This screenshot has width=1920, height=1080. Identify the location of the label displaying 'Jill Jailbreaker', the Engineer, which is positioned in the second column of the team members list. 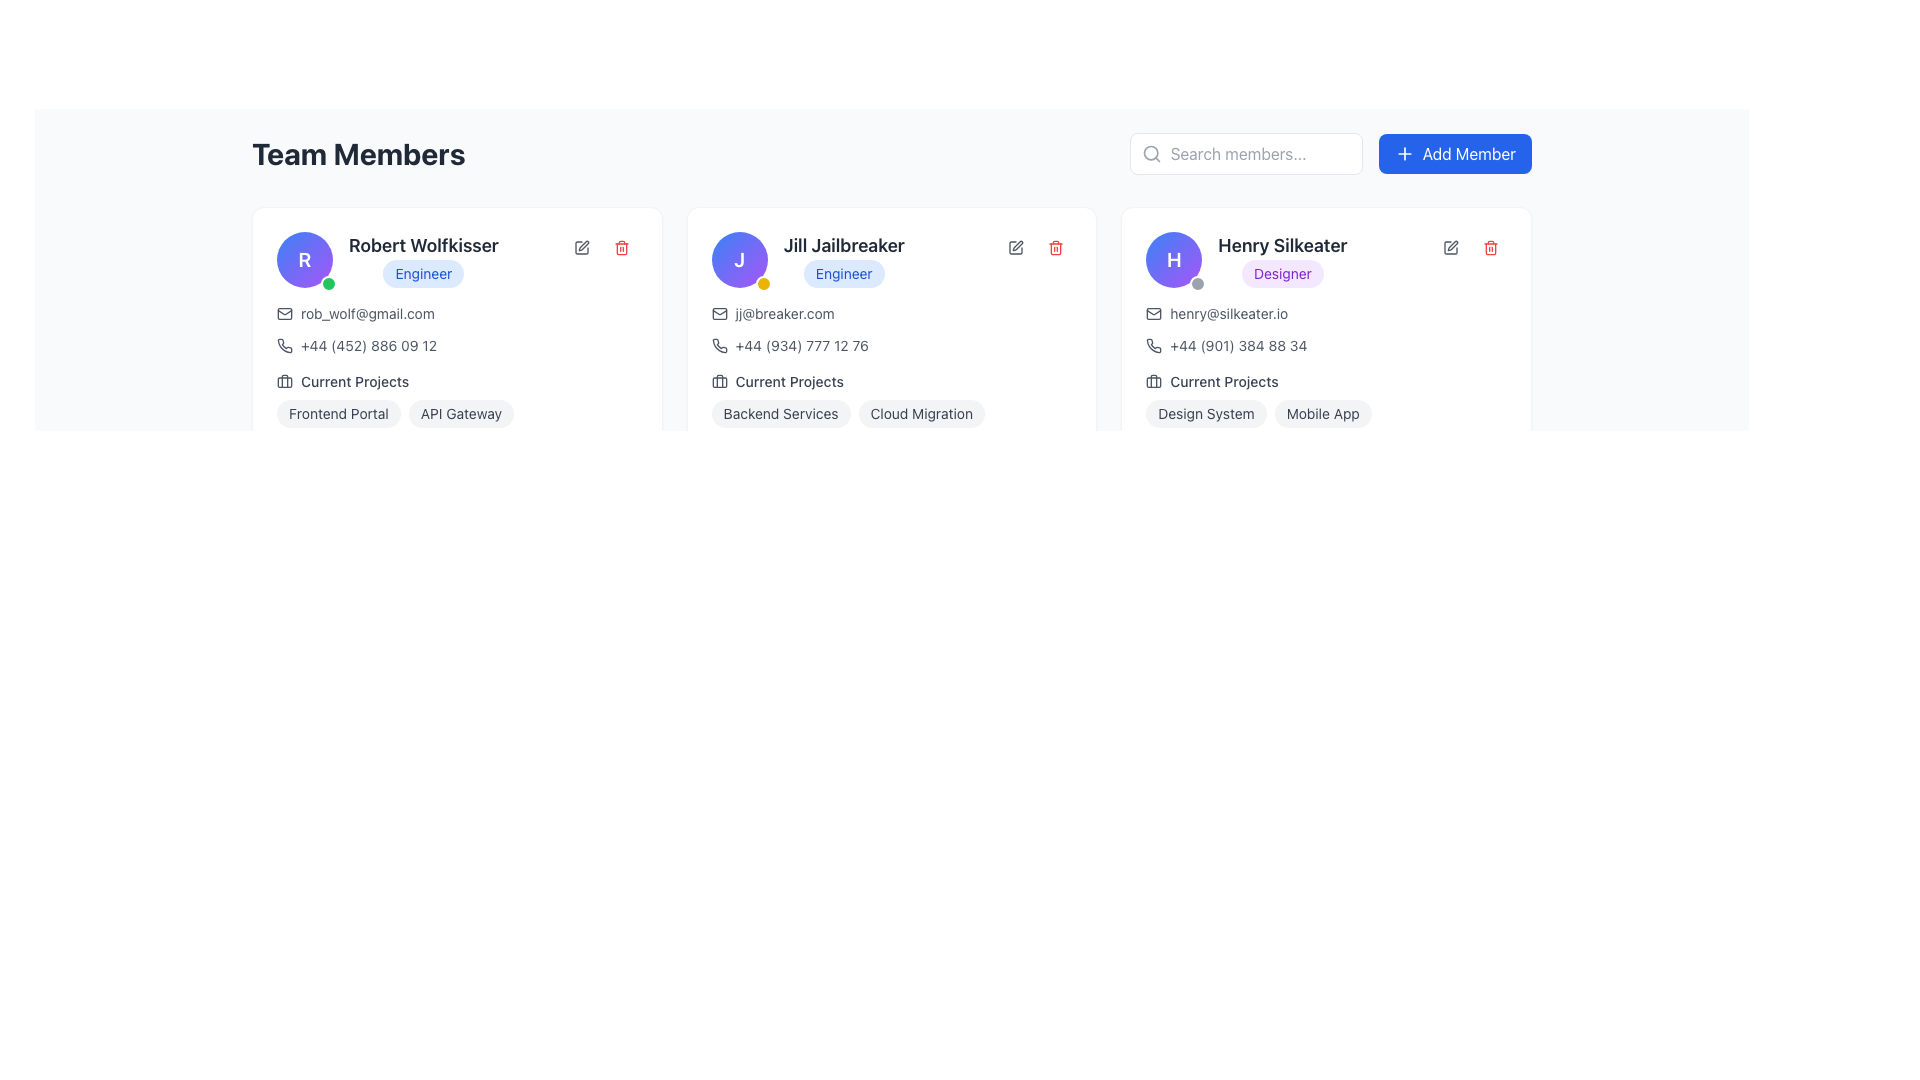
(891, 258).